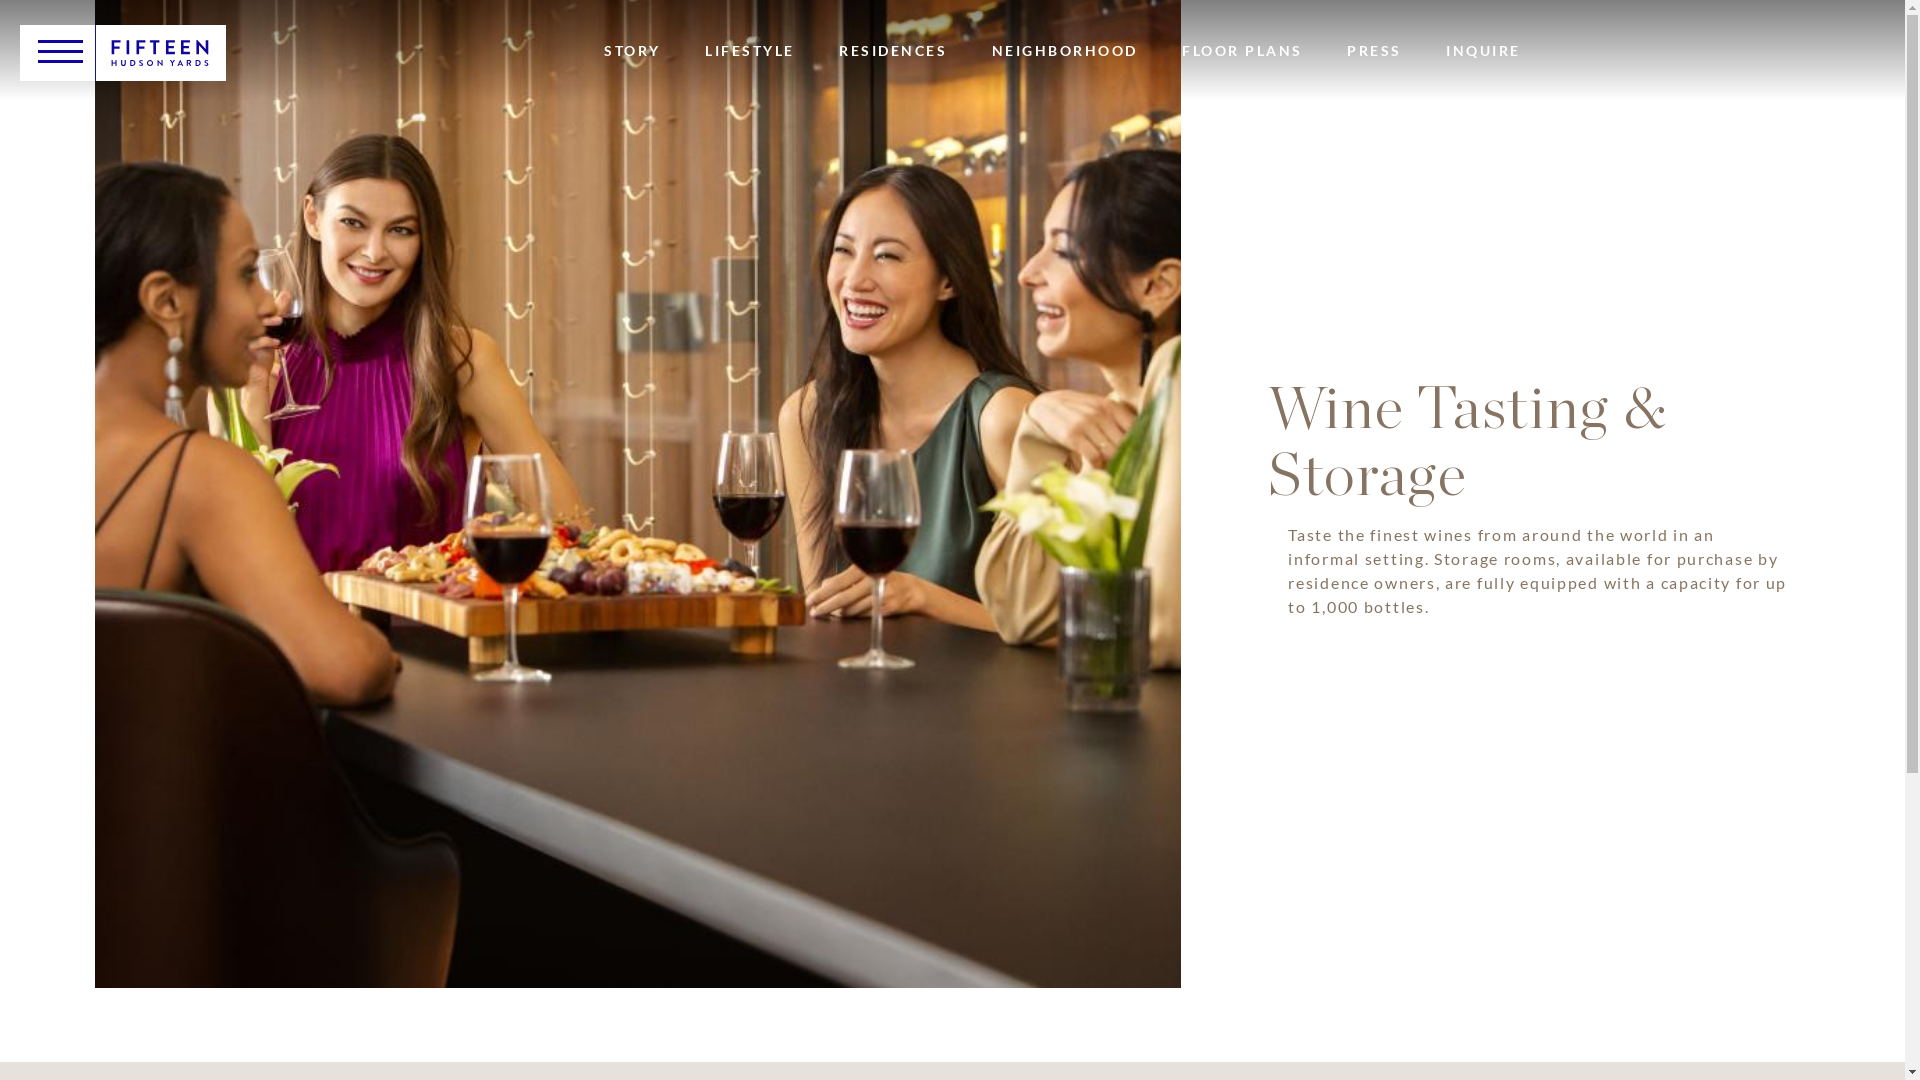 The image size is (1920, 1080). What do you see at coordinates (891, 49) in the screenshot?
I see `'RESIDENCES'` at bounding box center [891, 49].